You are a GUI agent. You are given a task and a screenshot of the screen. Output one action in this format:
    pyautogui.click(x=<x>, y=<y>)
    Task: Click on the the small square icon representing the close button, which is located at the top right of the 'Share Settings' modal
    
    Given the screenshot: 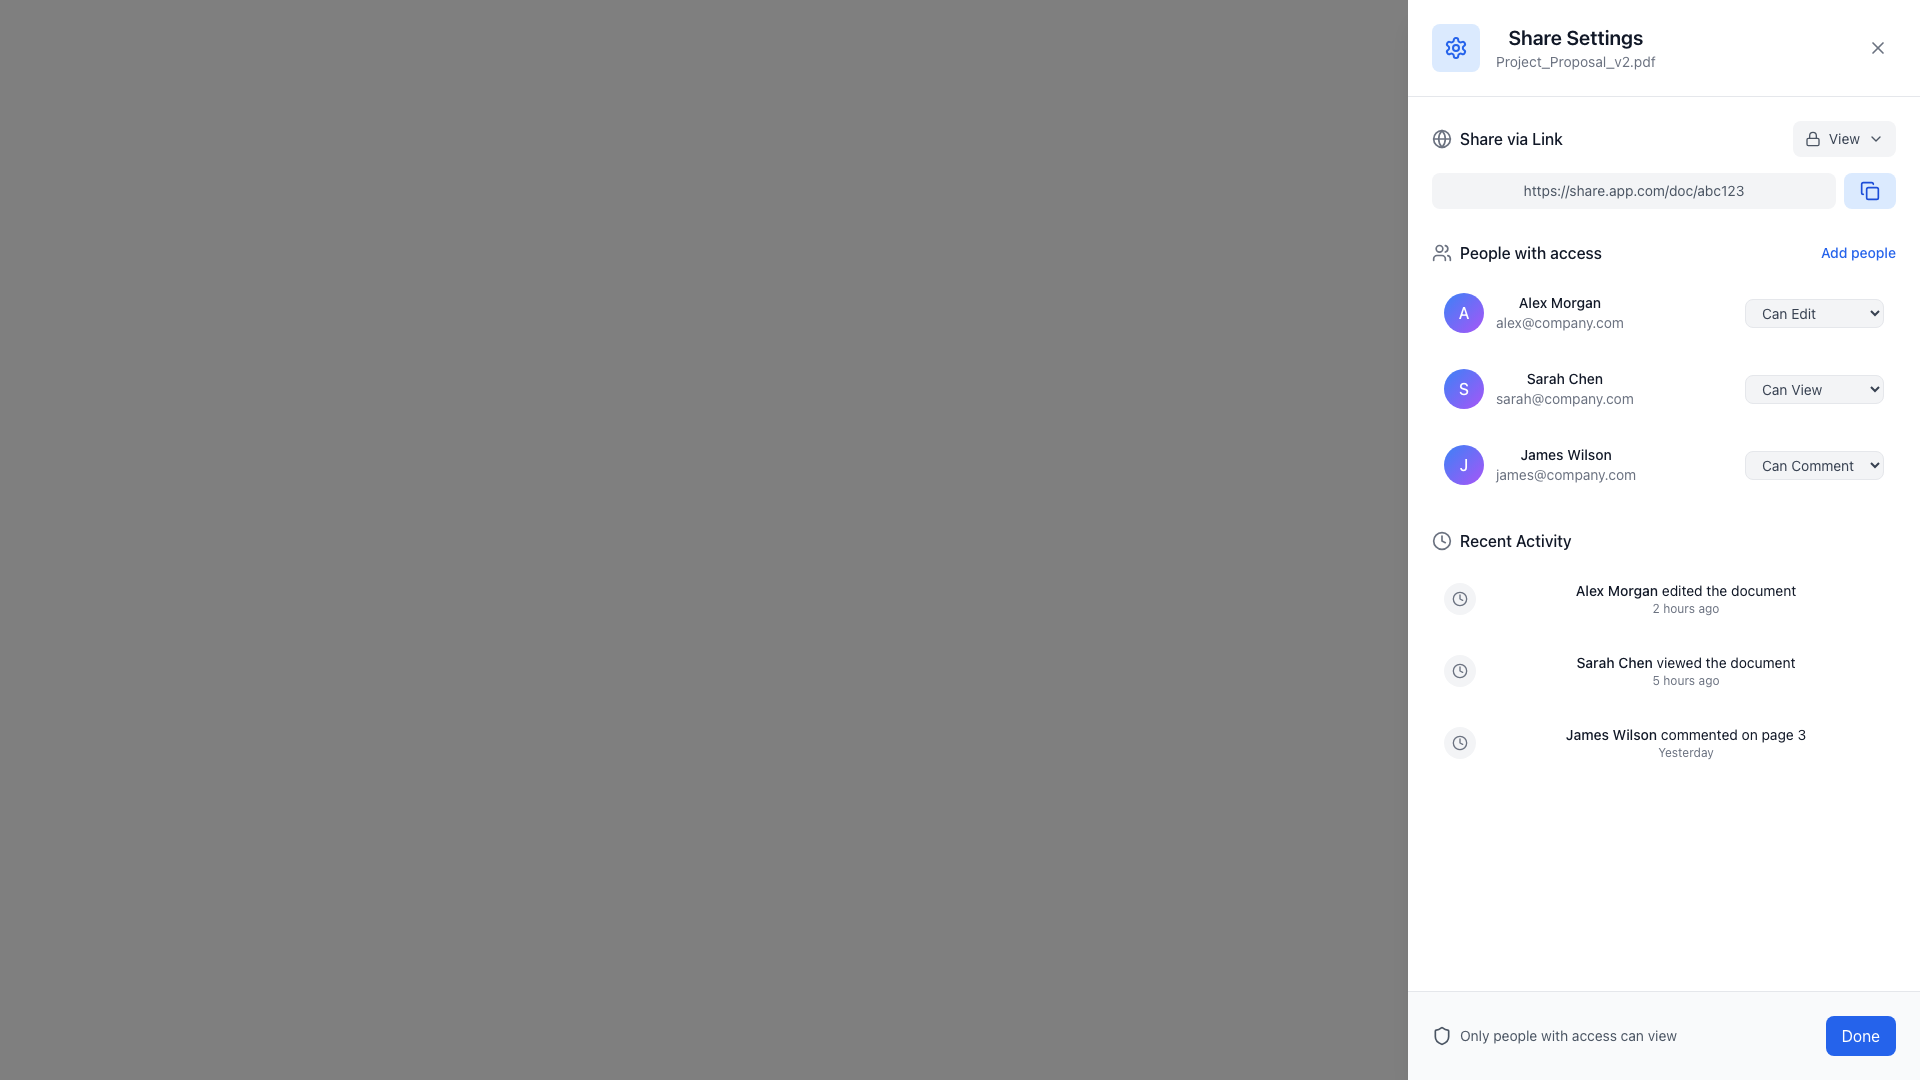 What is the action you would take?
    pyautogui.click(x=1876, y=46)
    